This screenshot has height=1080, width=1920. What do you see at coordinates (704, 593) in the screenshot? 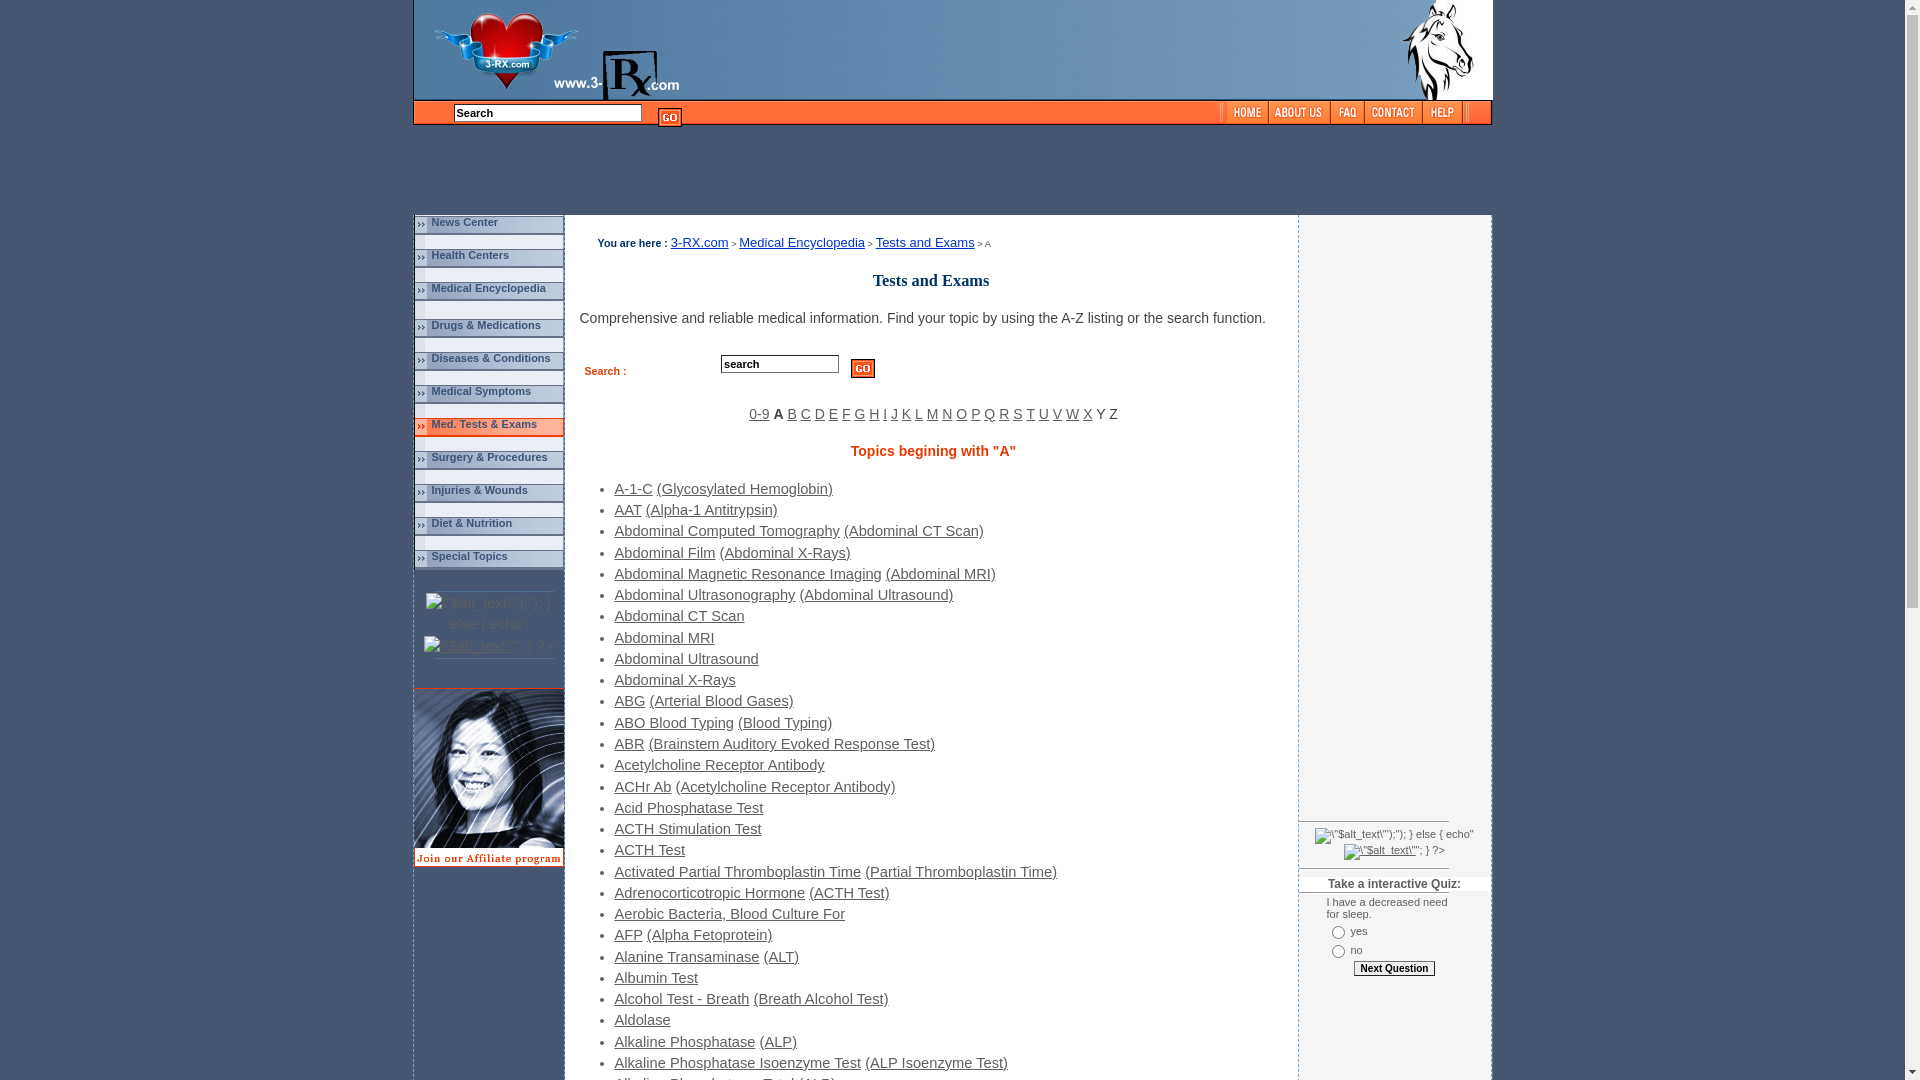
I see `'Abdominal Ultrasonography'` at bounding box center [704, 593].